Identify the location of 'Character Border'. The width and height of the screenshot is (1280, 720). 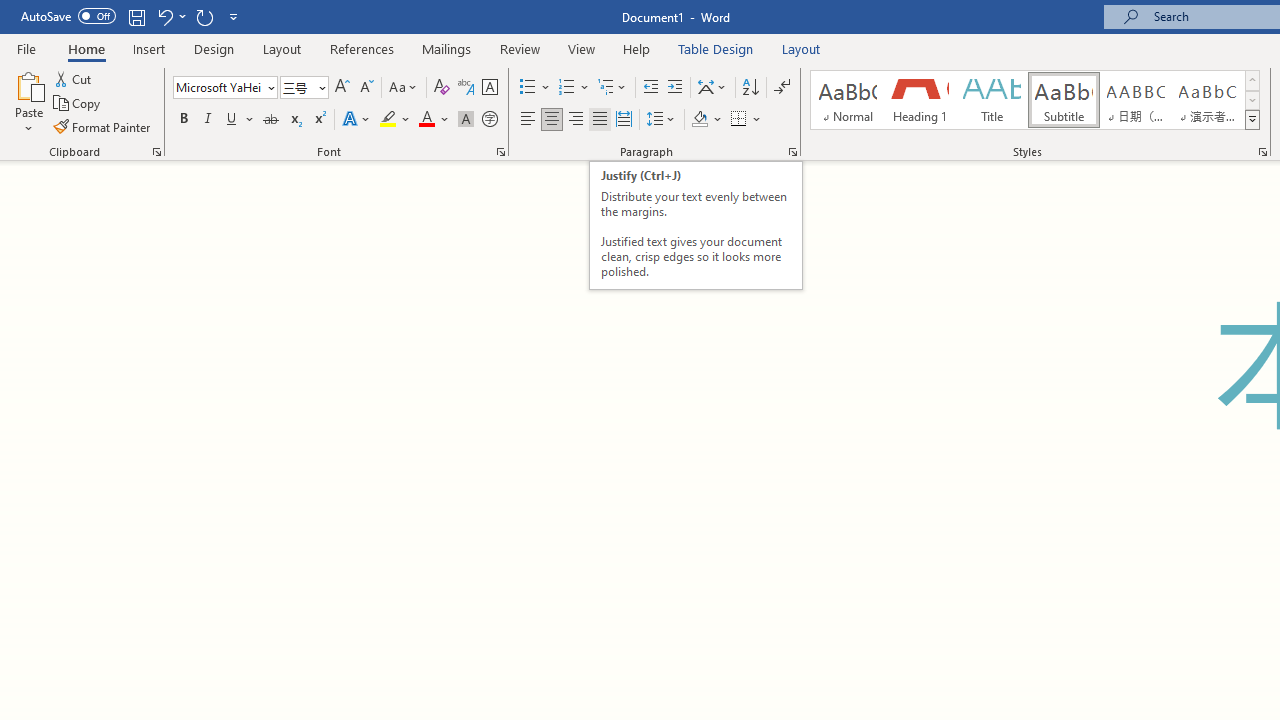
(489, 86).